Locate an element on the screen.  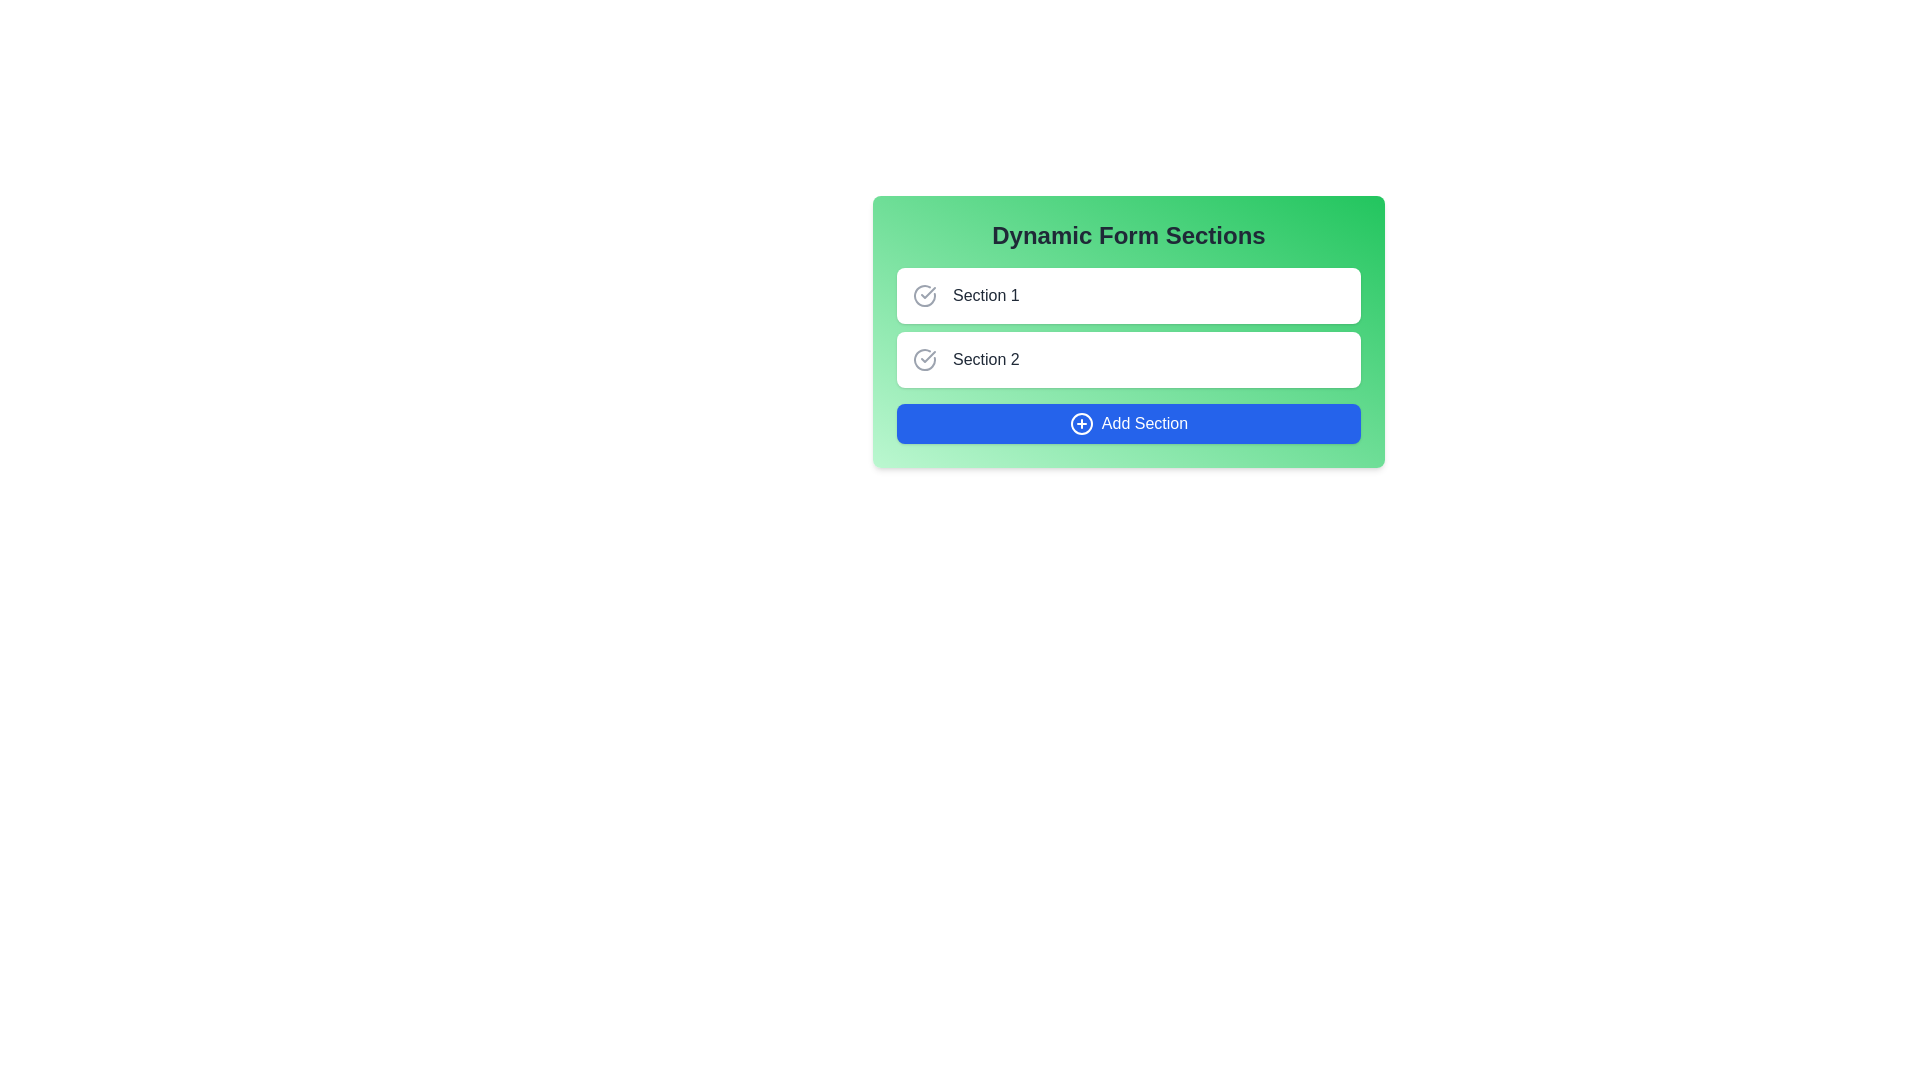
the visual state of the icon indicating the status of 'Section 2', positioned to the far left of its label is located at coordinates (924, 358).